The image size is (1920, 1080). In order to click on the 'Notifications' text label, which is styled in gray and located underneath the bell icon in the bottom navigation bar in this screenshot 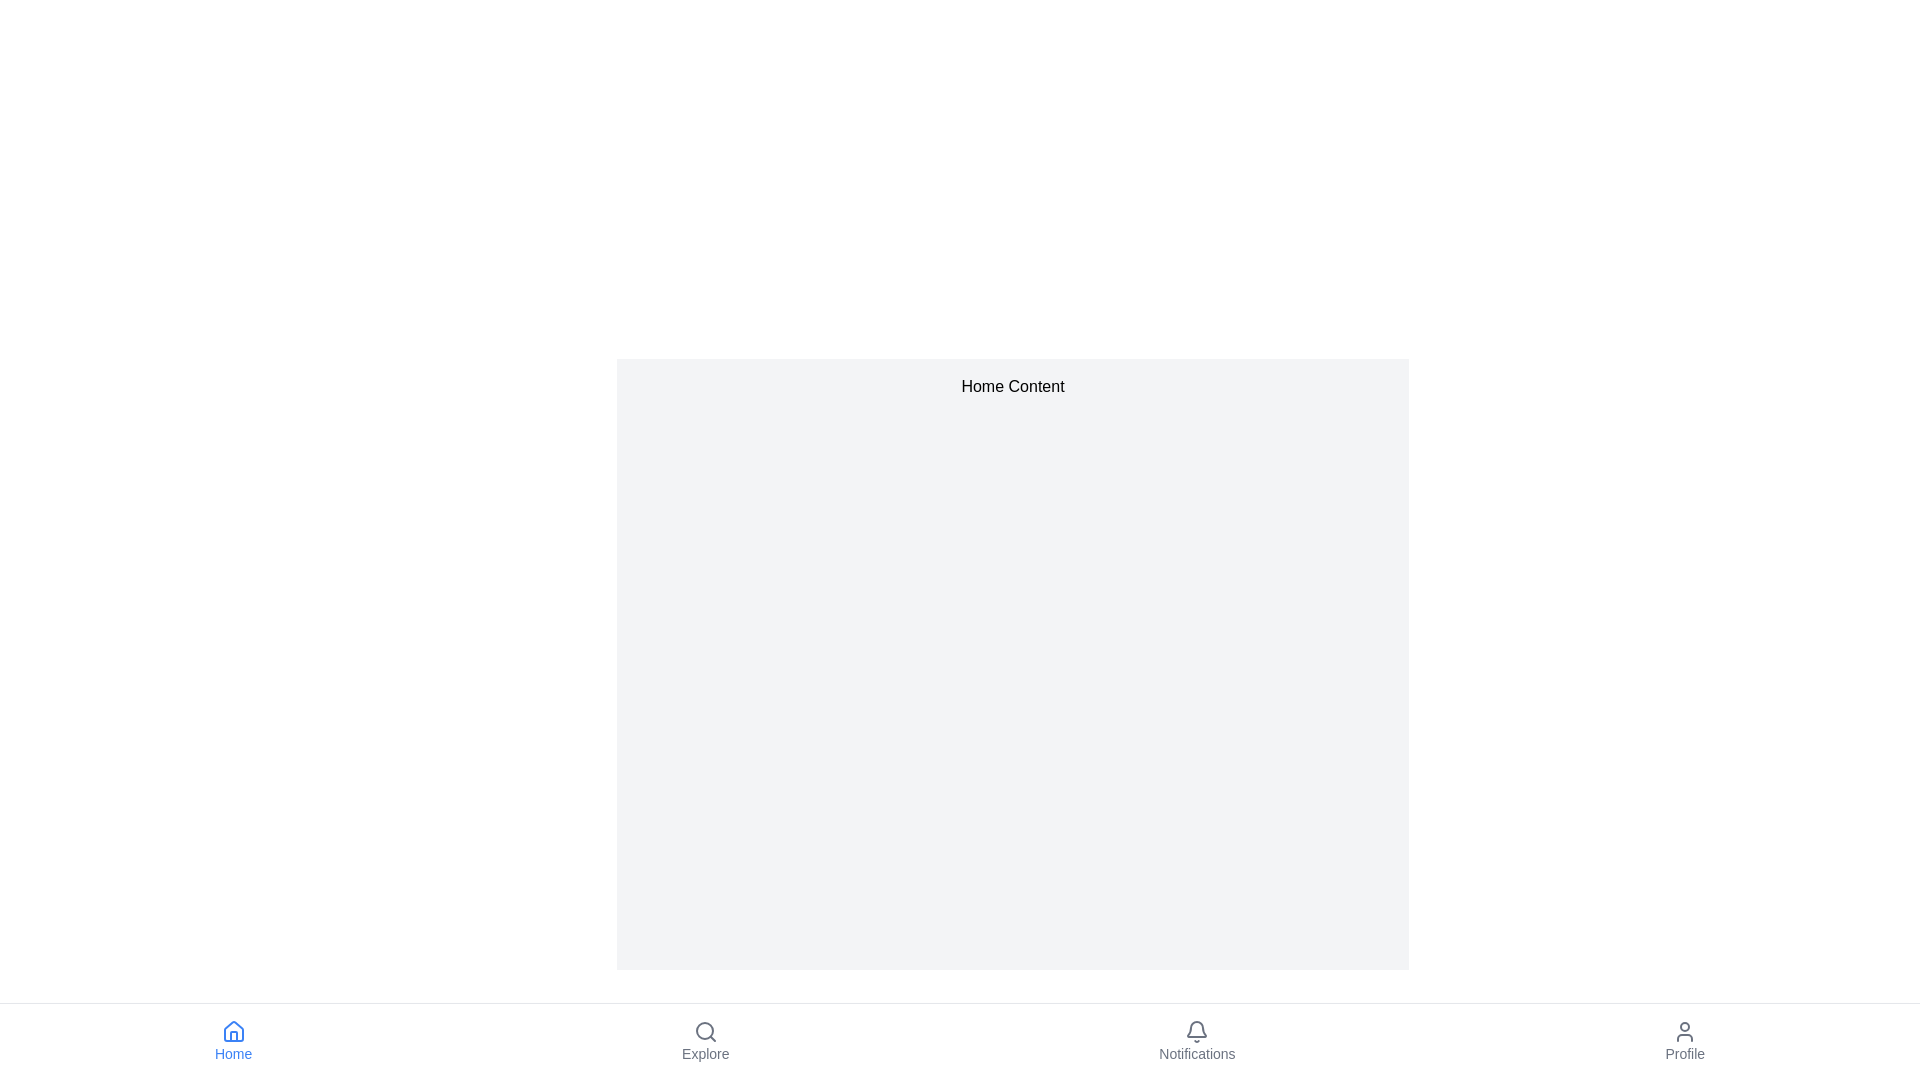, I will do `click(1197, 1052)`.